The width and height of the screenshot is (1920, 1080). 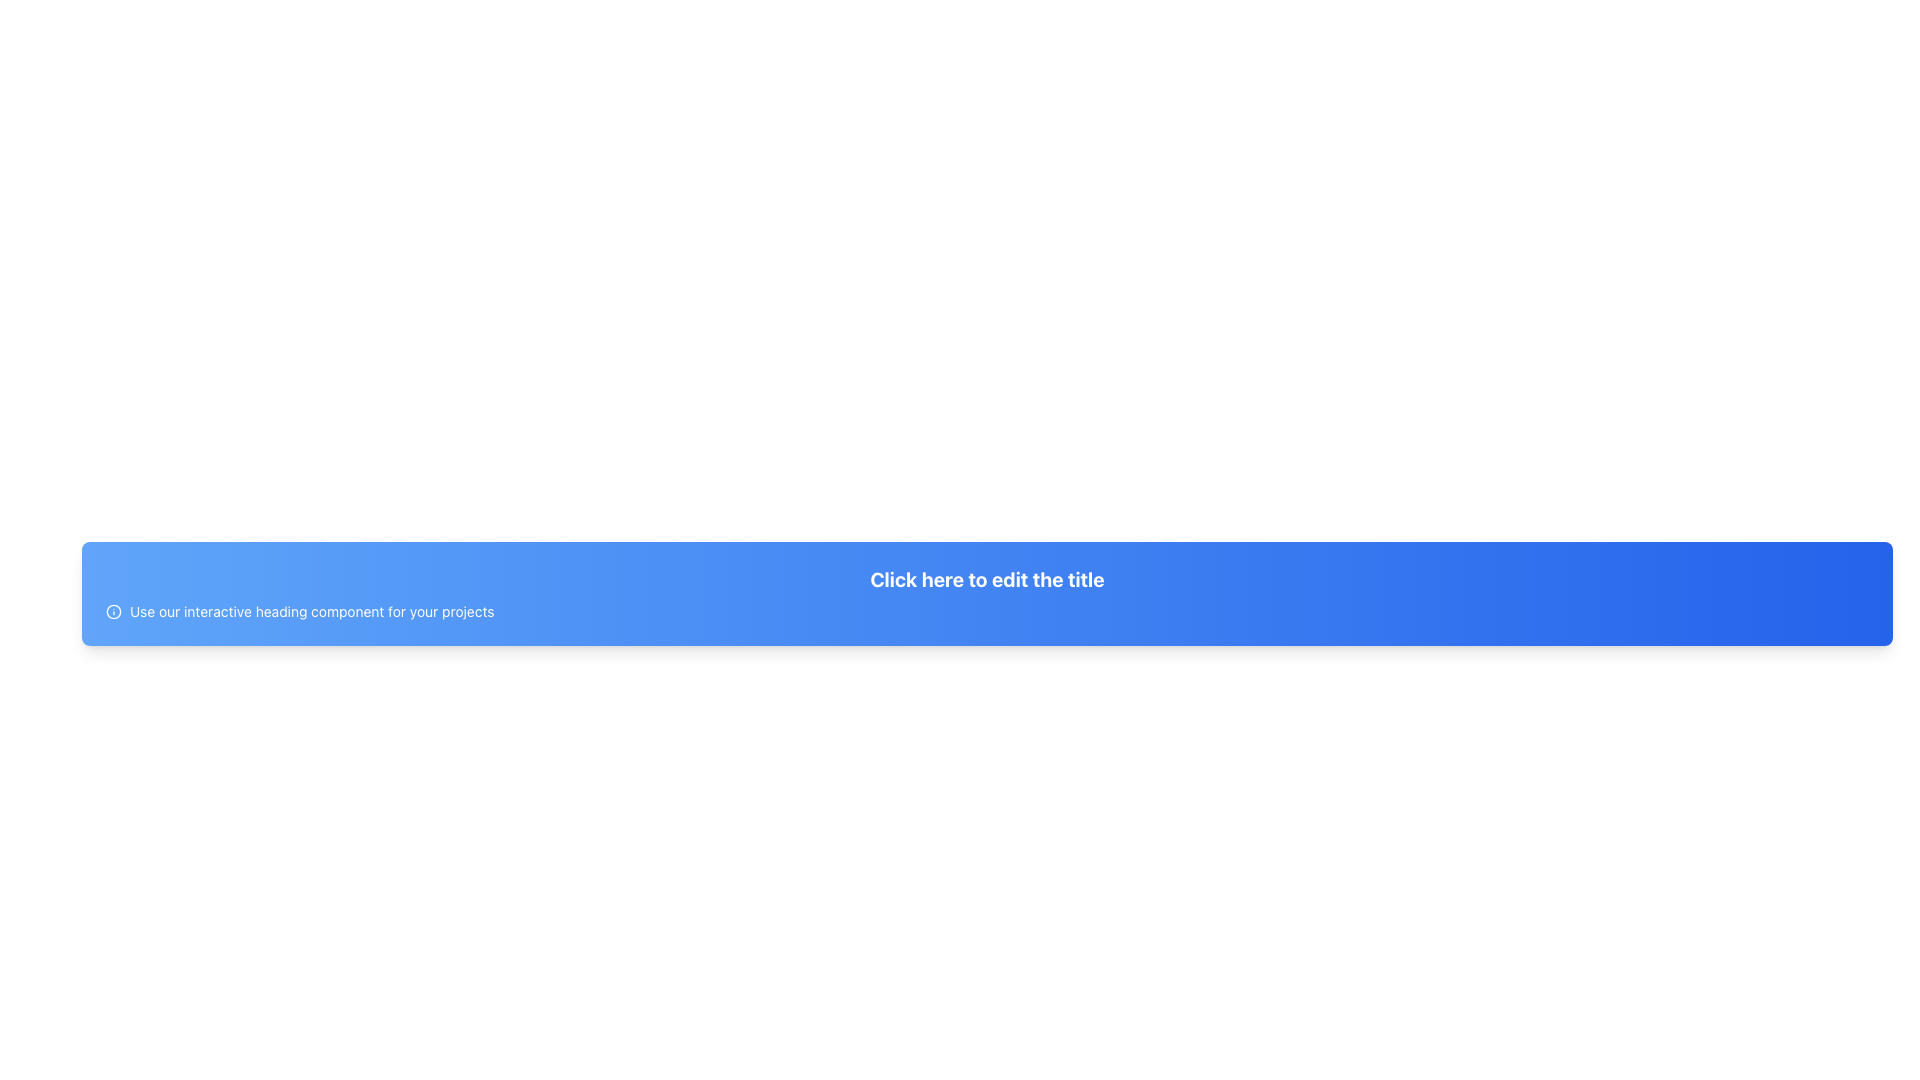 I want to click on the information icon located at the beginning of the horizontal bar, adjacent to the text 'Use our interactive heading component for your projects', so click(x=113, y=611).